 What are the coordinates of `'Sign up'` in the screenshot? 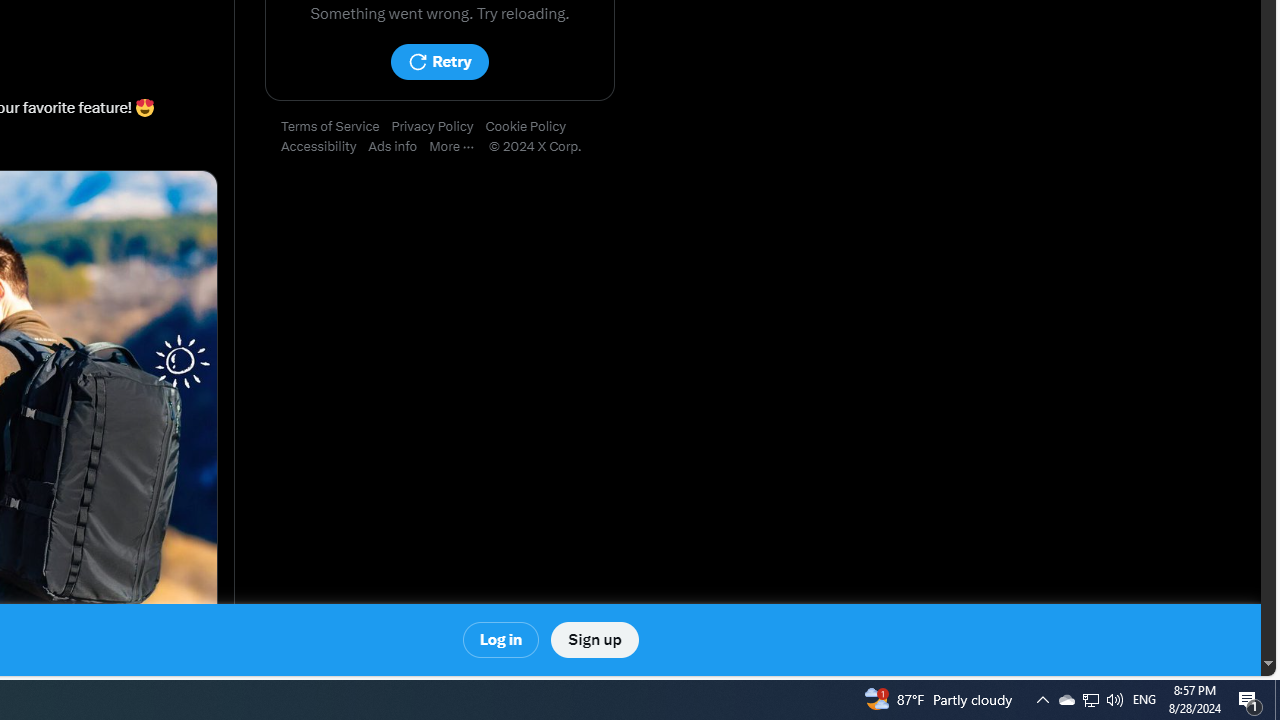 It's located at (593, 640).